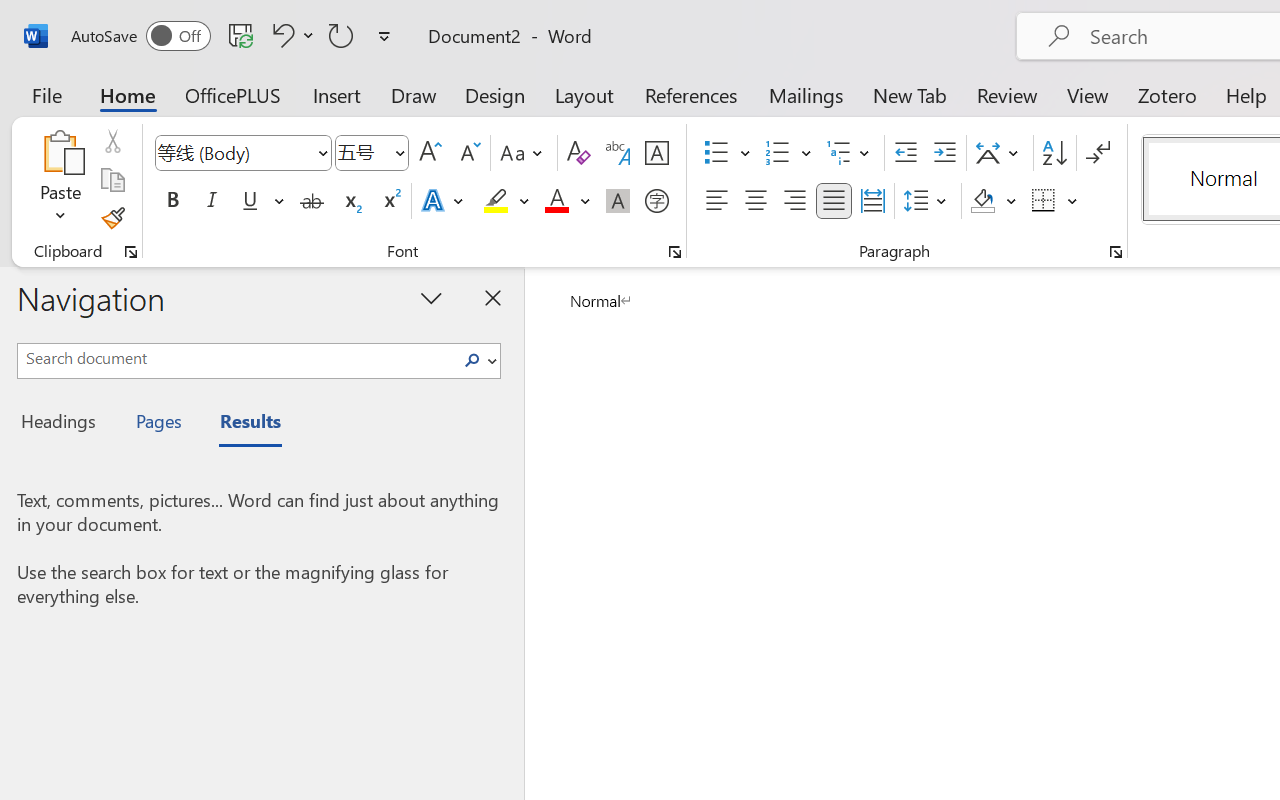 The width and height of the screenshot is (1280, 800). What do you see at coordinates (1000, 153) in the screenshot?
I see `'Asian Layout'` at bounding box center [1000, 153].